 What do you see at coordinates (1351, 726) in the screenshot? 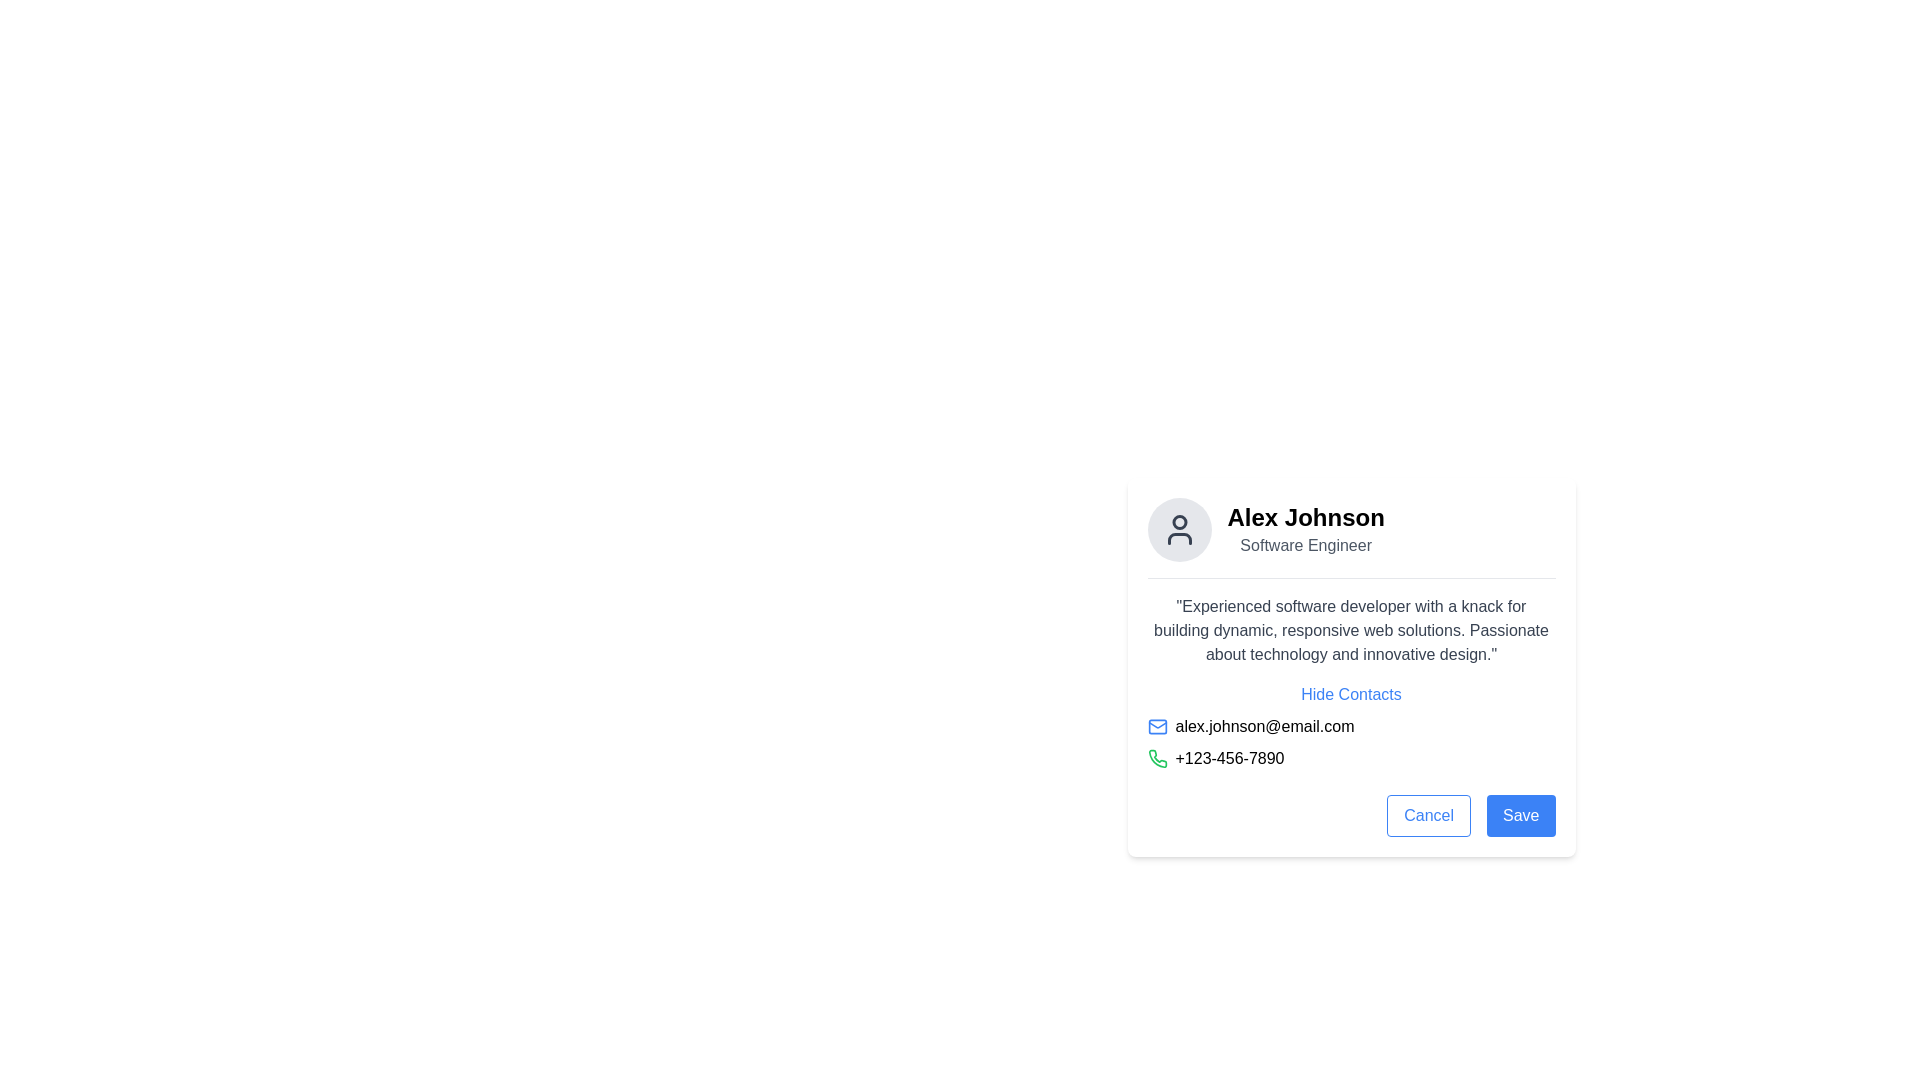
I see `the email address 'alex.johnson@email.com' which is displayed with a blue envelope icon to its left, located as the first item` at bounding box center [1351, 726].